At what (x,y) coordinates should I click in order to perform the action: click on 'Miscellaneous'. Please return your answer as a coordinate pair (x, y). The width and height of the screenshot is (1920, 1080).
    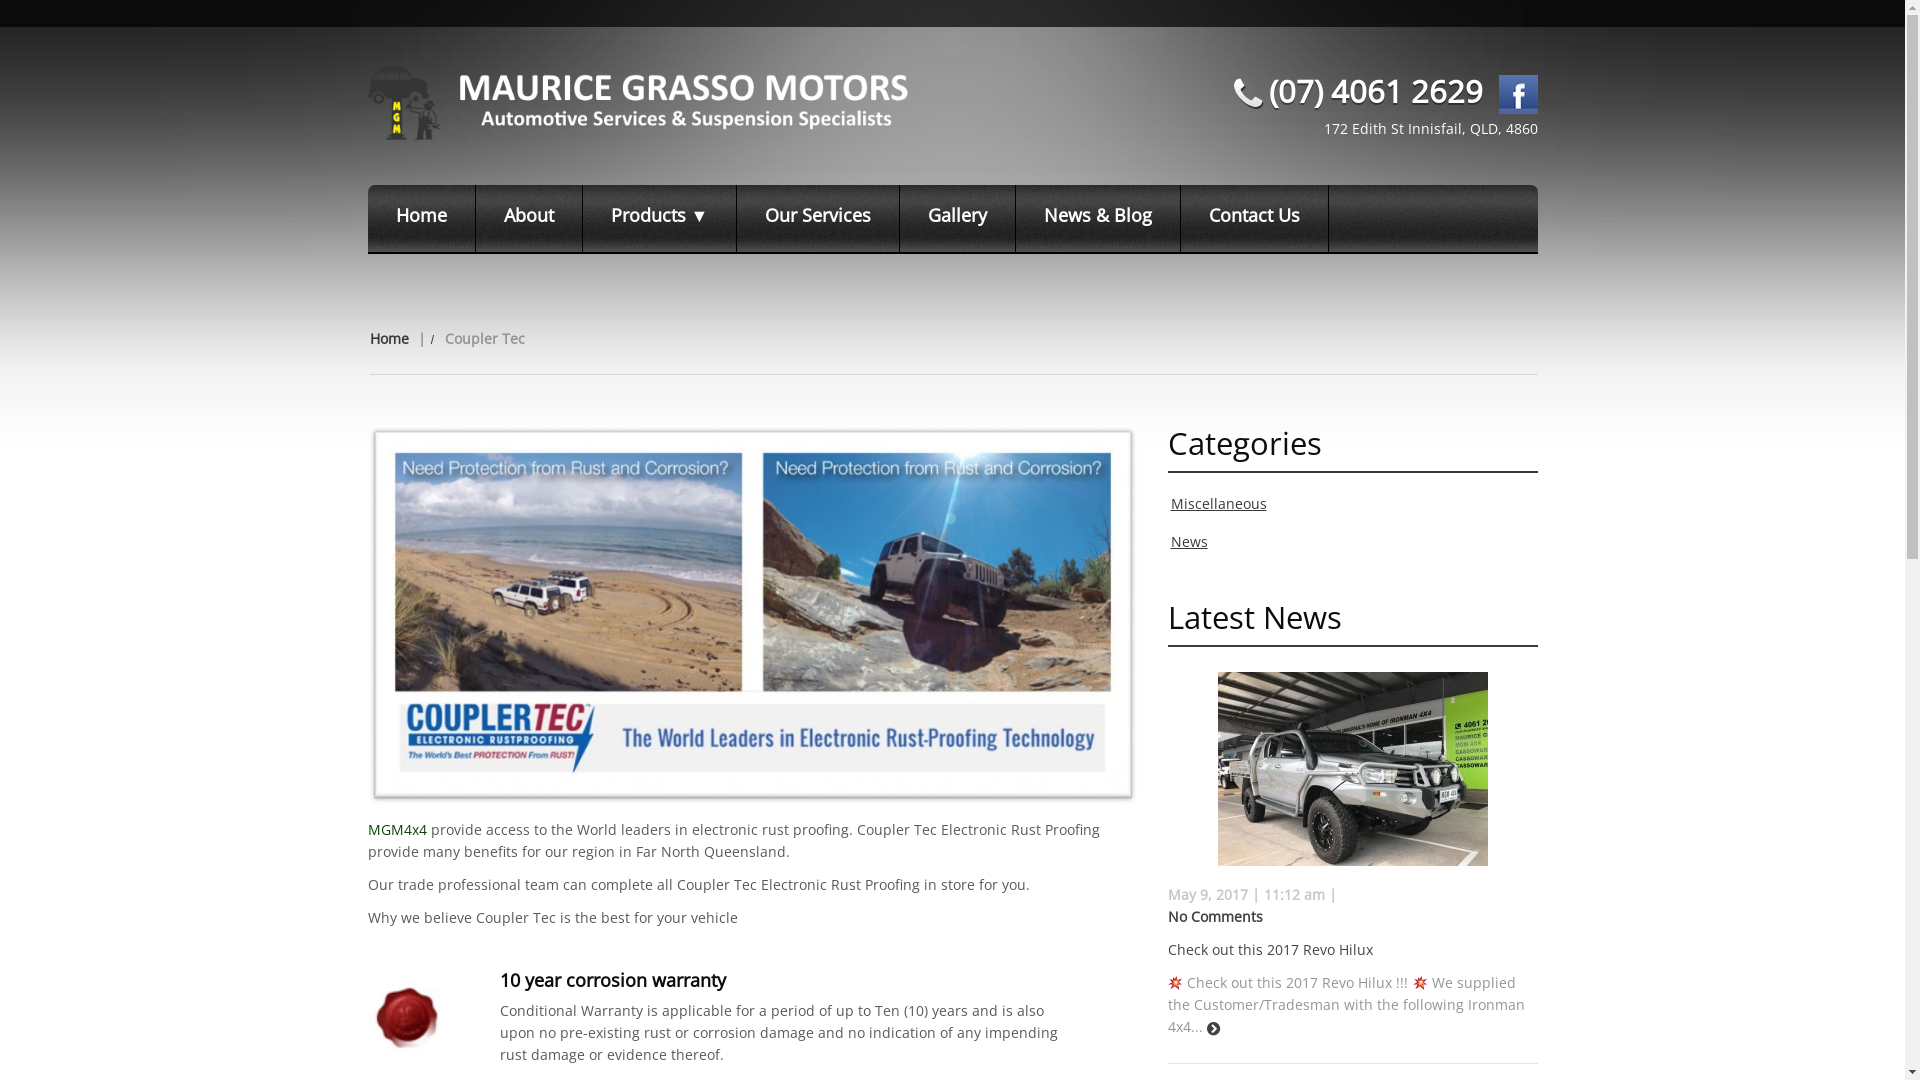
    Looking at the image, I should click on (1170, 502).